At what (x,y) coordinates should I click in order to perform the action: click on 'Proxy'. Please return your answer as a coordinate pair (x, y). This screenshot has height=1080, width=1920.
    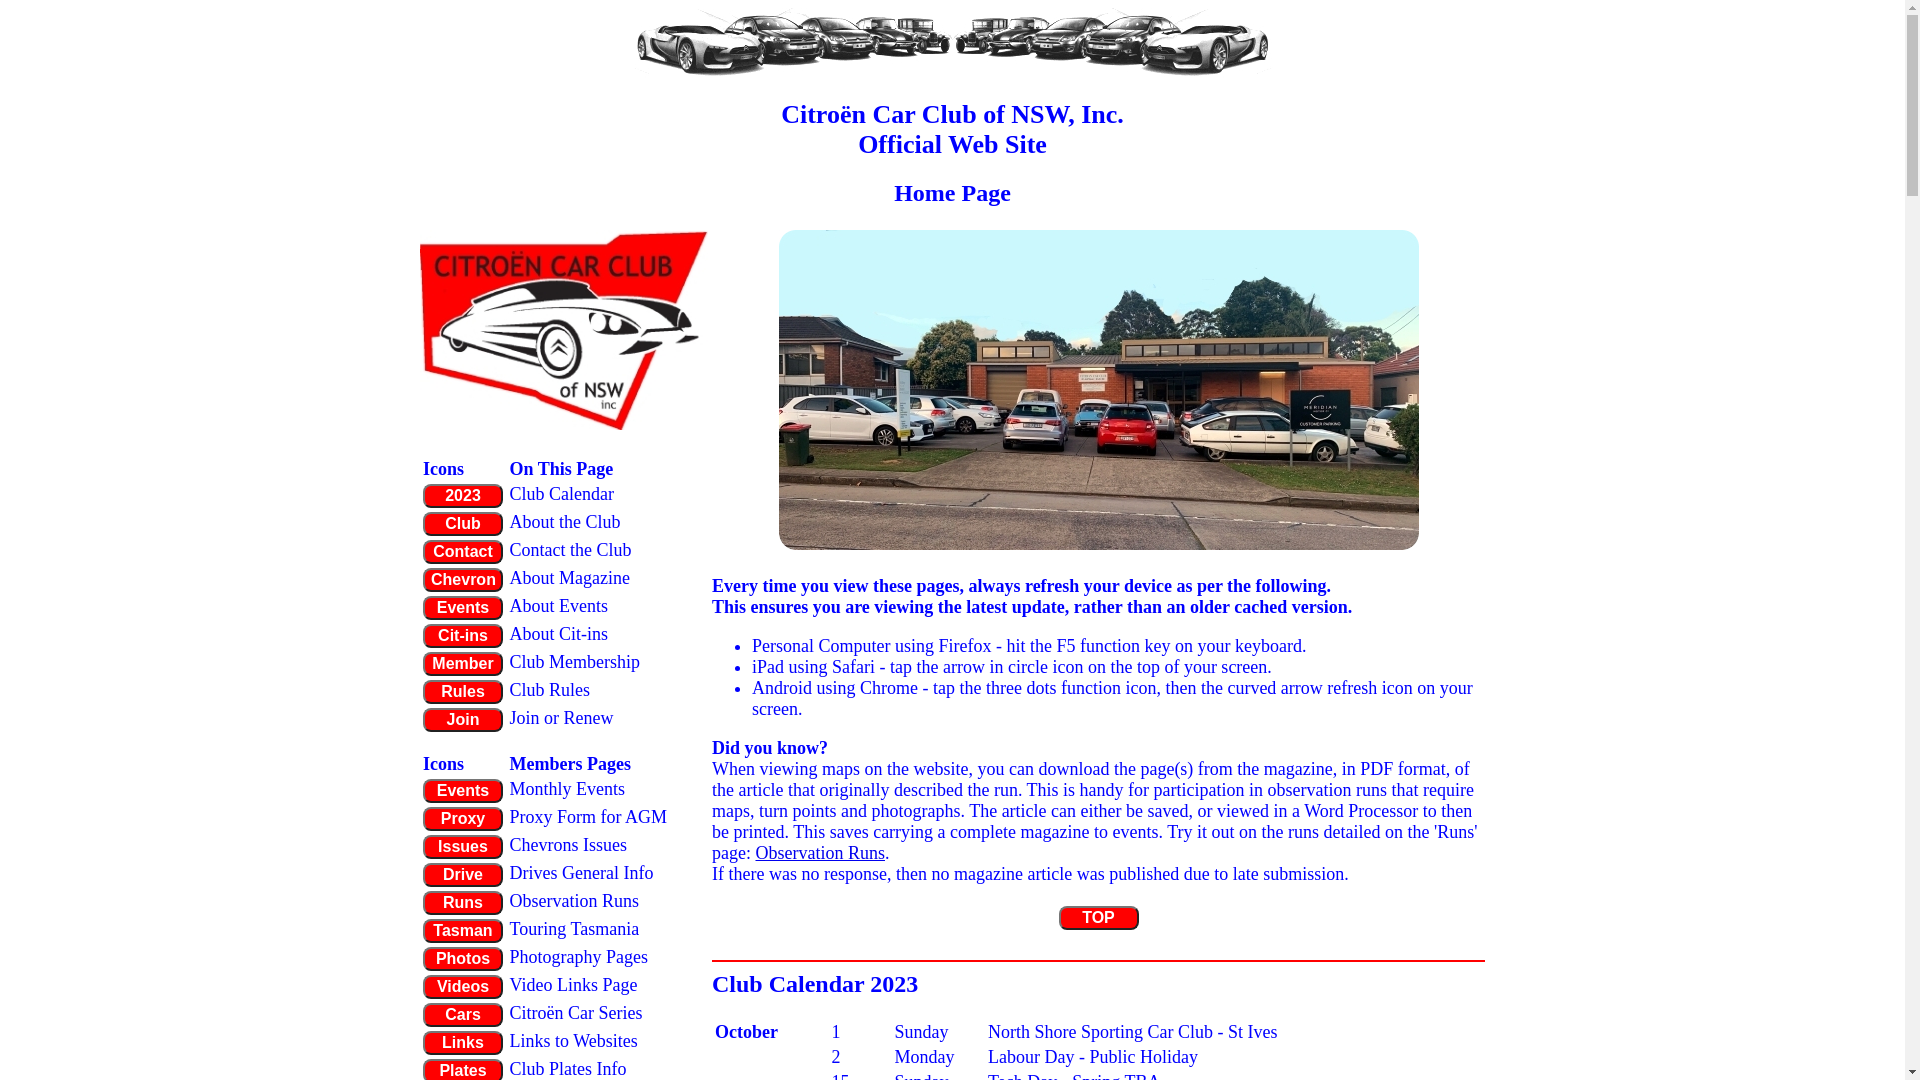
    Looking at the image, I should click on (421, 818).